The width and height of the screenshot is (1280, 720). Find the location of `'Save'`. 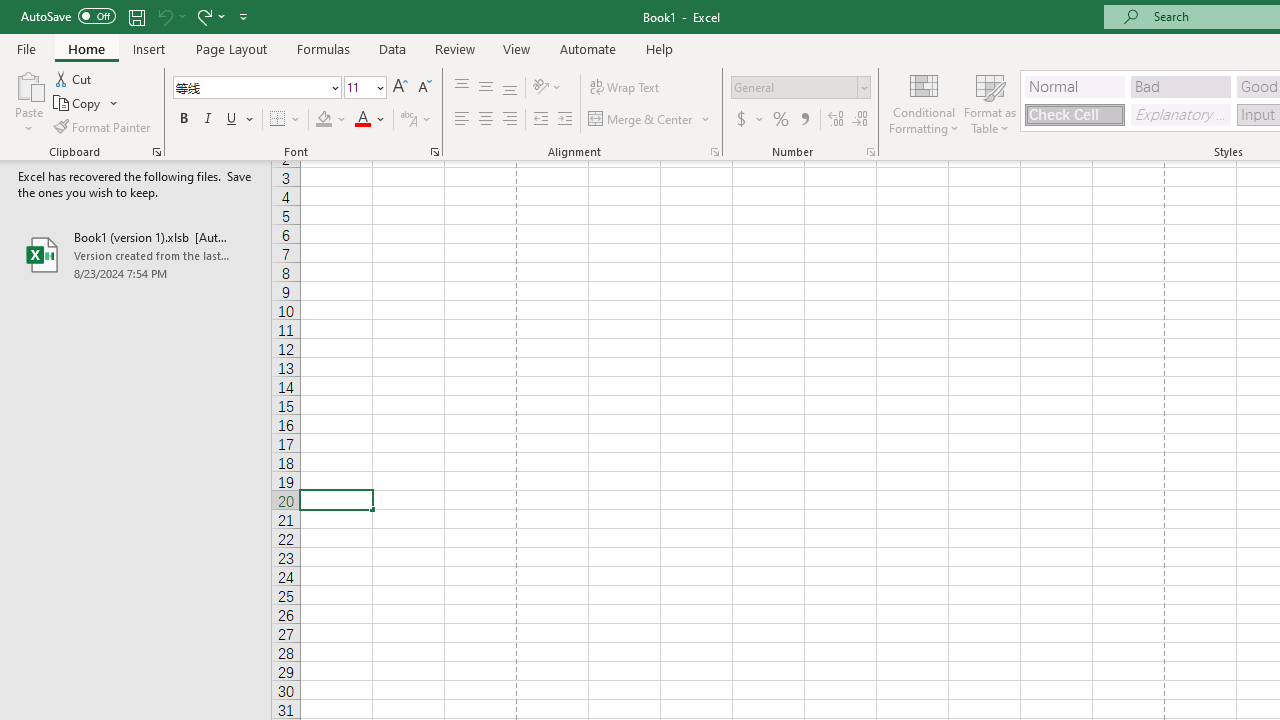

'Save' is located at coordinates (135, 16).